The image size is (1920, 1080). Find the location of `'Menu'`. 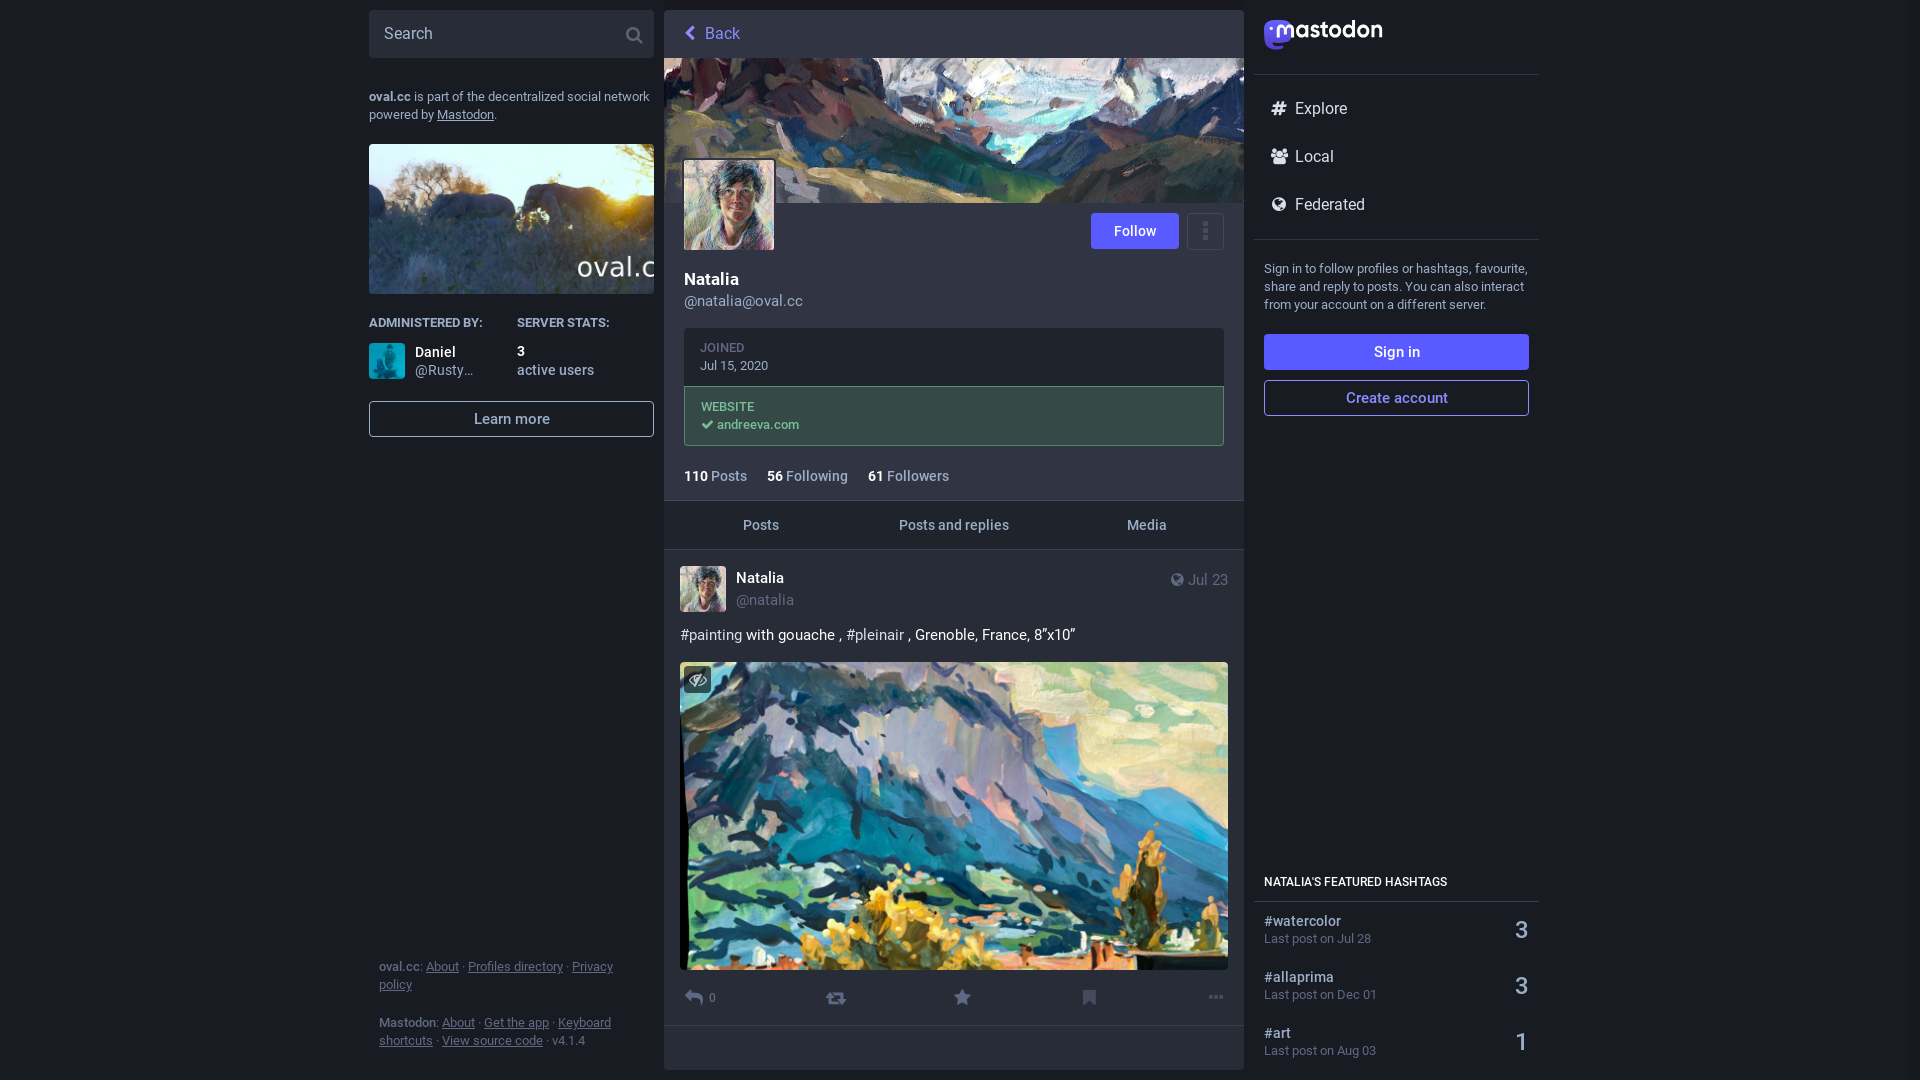

'Menu' is located at coordinates (1204, 230).